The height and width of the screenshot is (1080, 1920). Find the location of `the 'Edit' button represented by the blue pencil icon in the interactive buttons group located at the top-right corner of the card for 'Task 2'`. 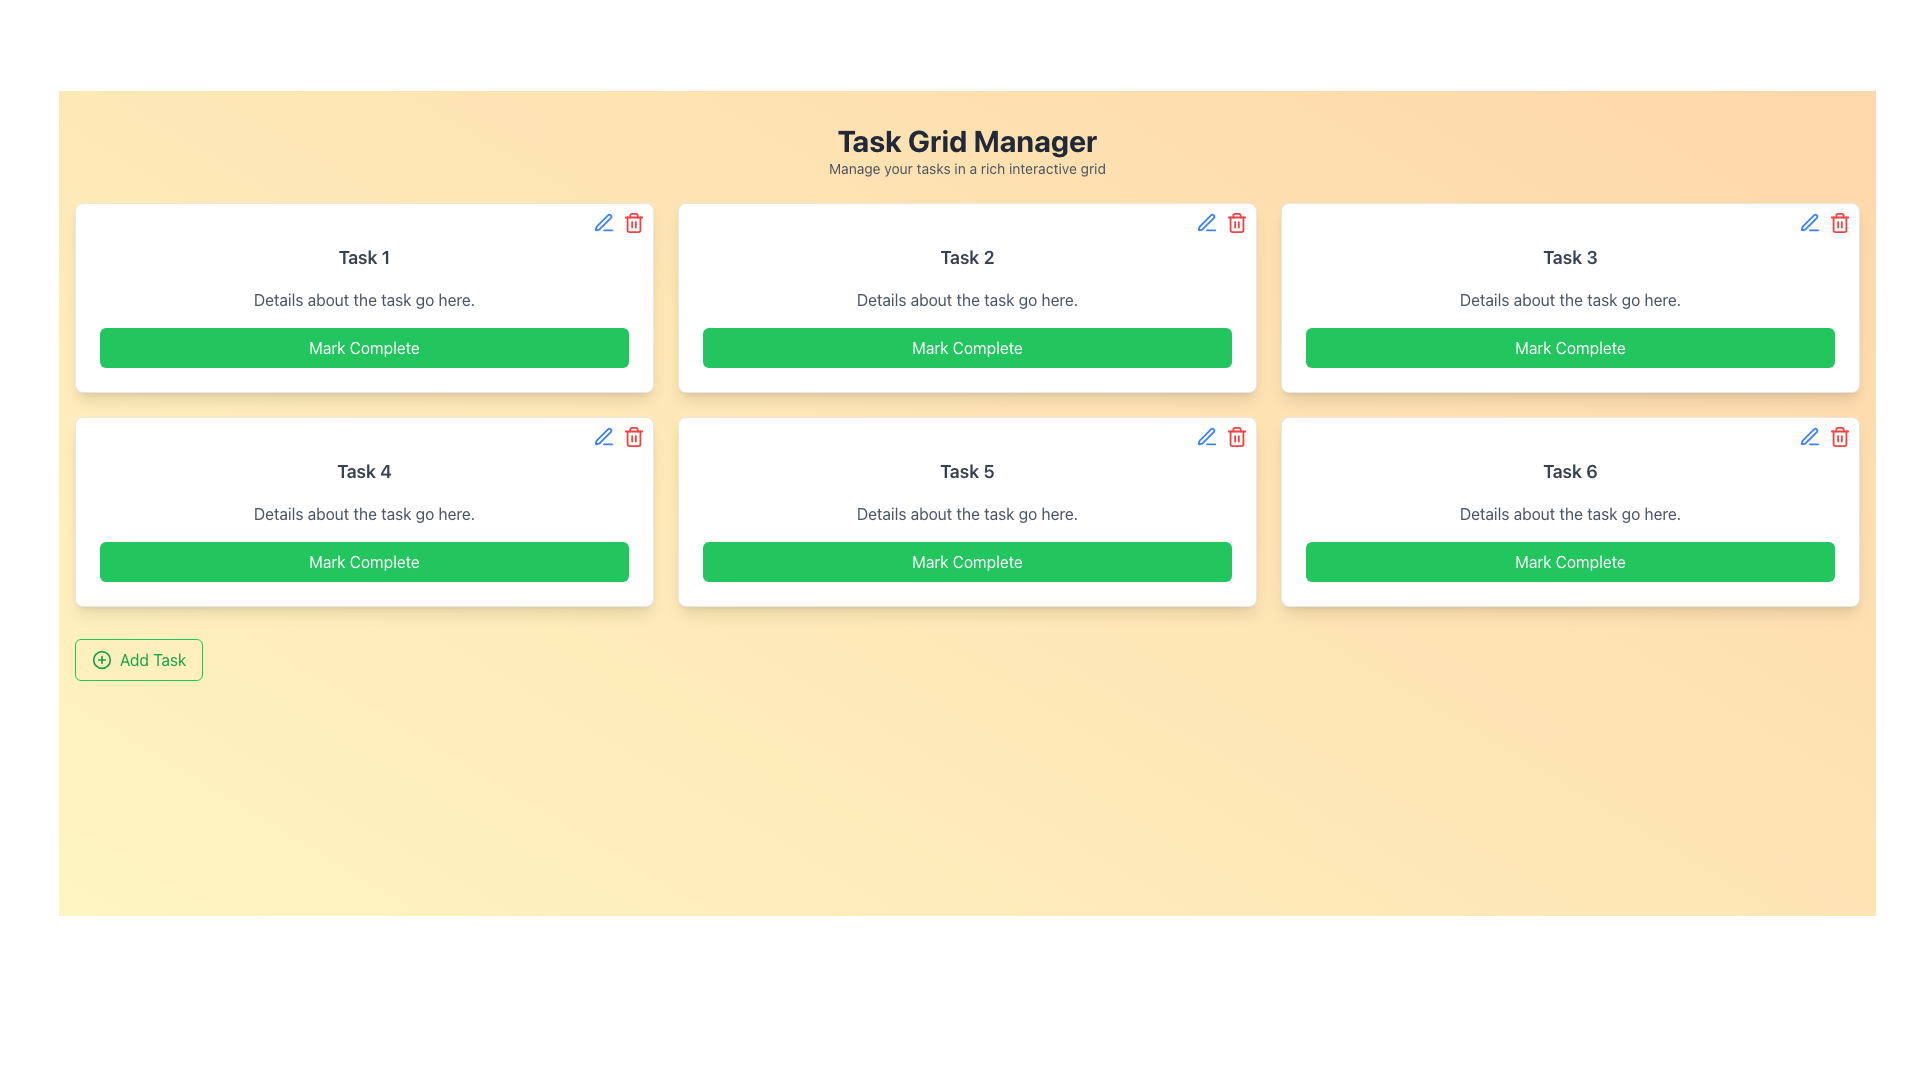

the 'Edit' button represented by the blue pencil icon in the interactive buttons group located at the top-right corner of the card for 'Task 2' is located at coordinates (1221, 223).